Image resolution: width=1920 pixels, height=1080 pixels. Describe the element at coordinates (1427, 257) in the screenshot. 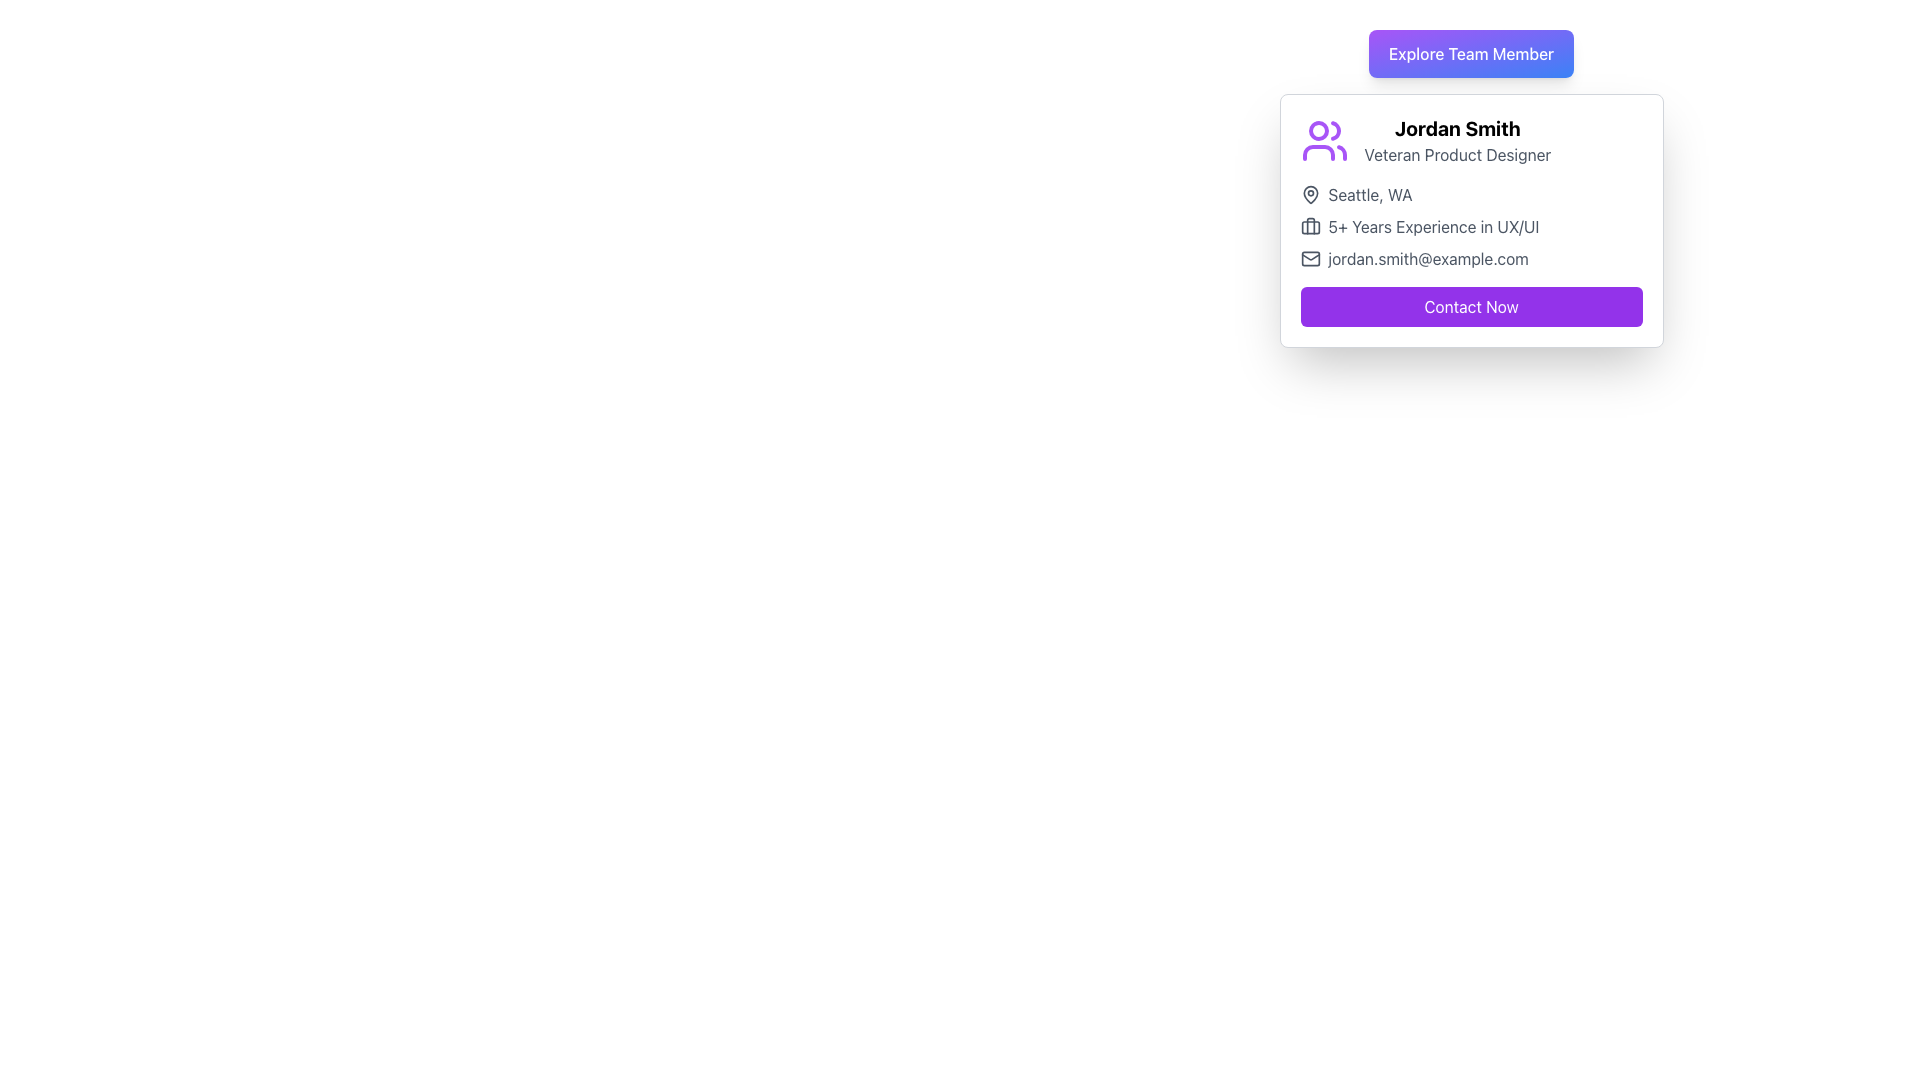

I see `text label displaying 'jordan.smith@example.com' located at the bottom region of the user information card, adjacent to the mail icon` at that location.